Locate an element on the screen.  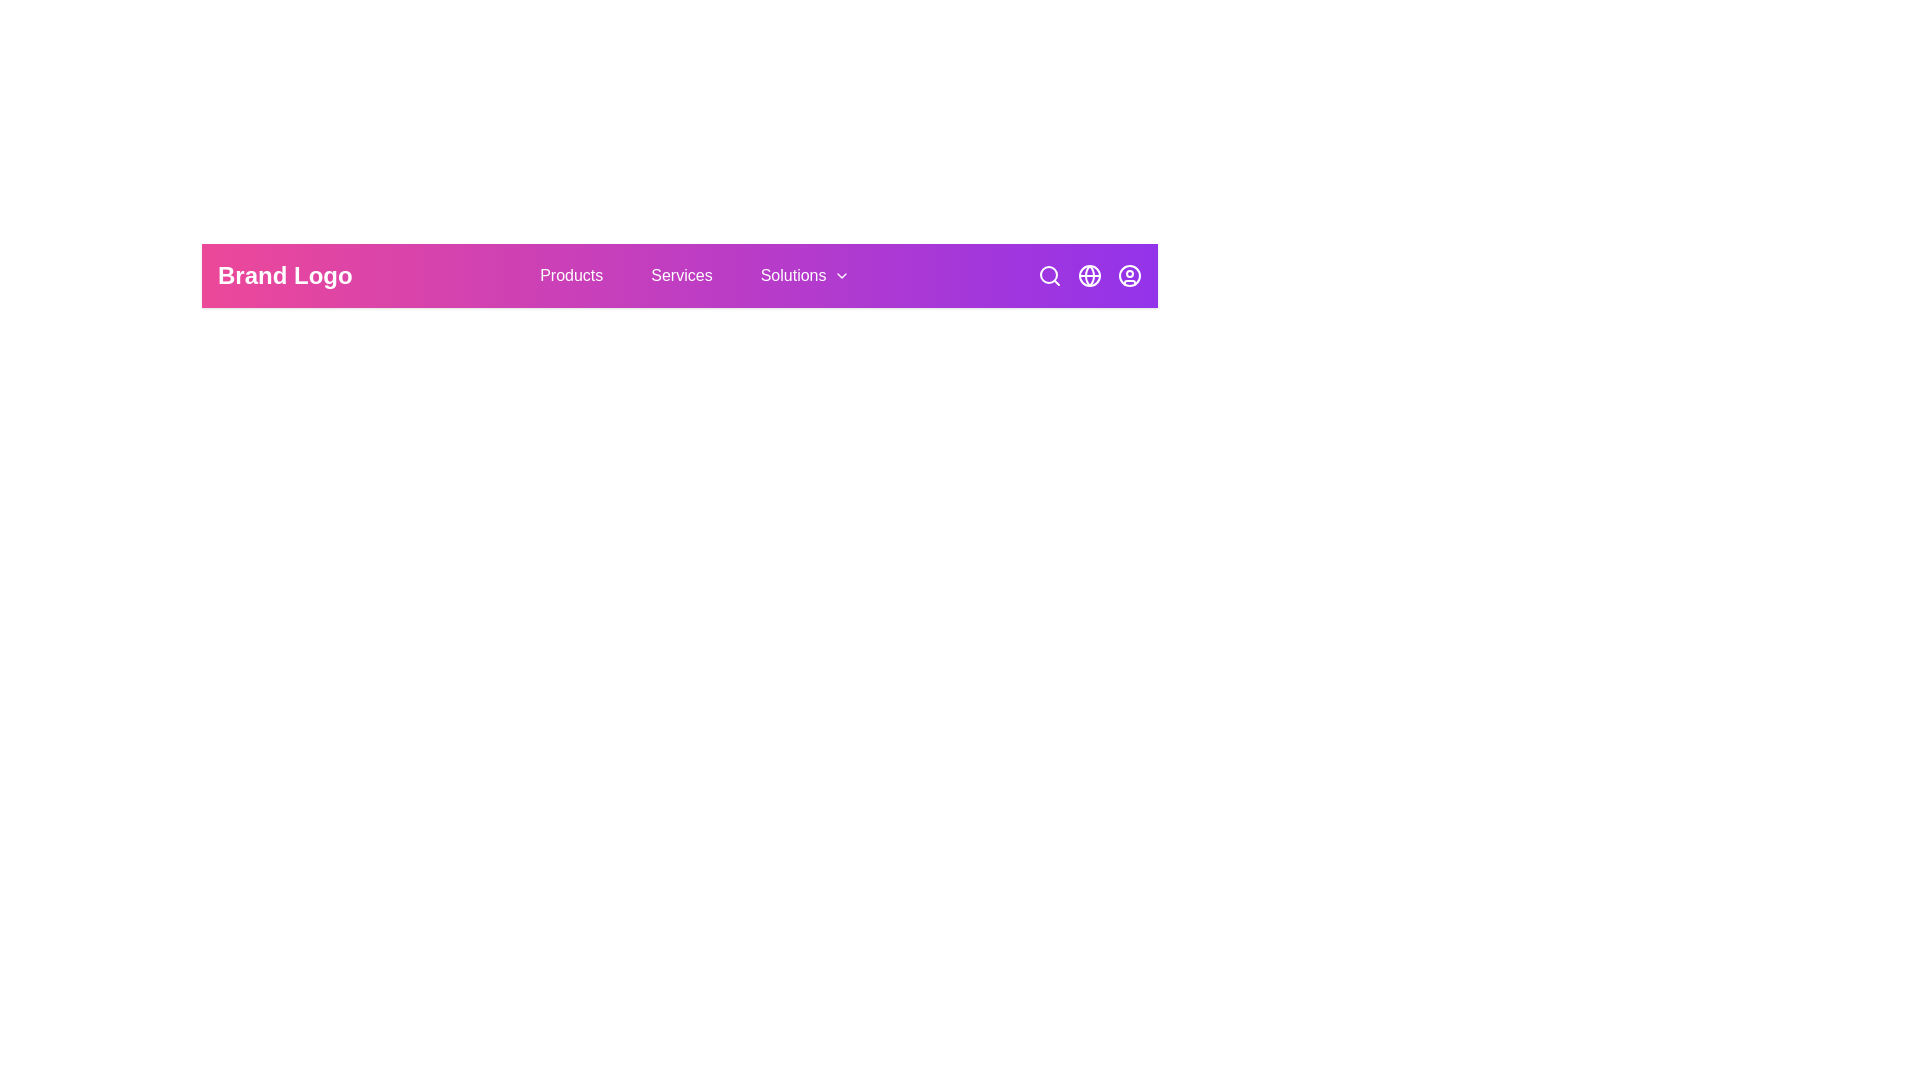
the dropdown icon associated with the 'Solutions' button is located at coordinates (842, 276).